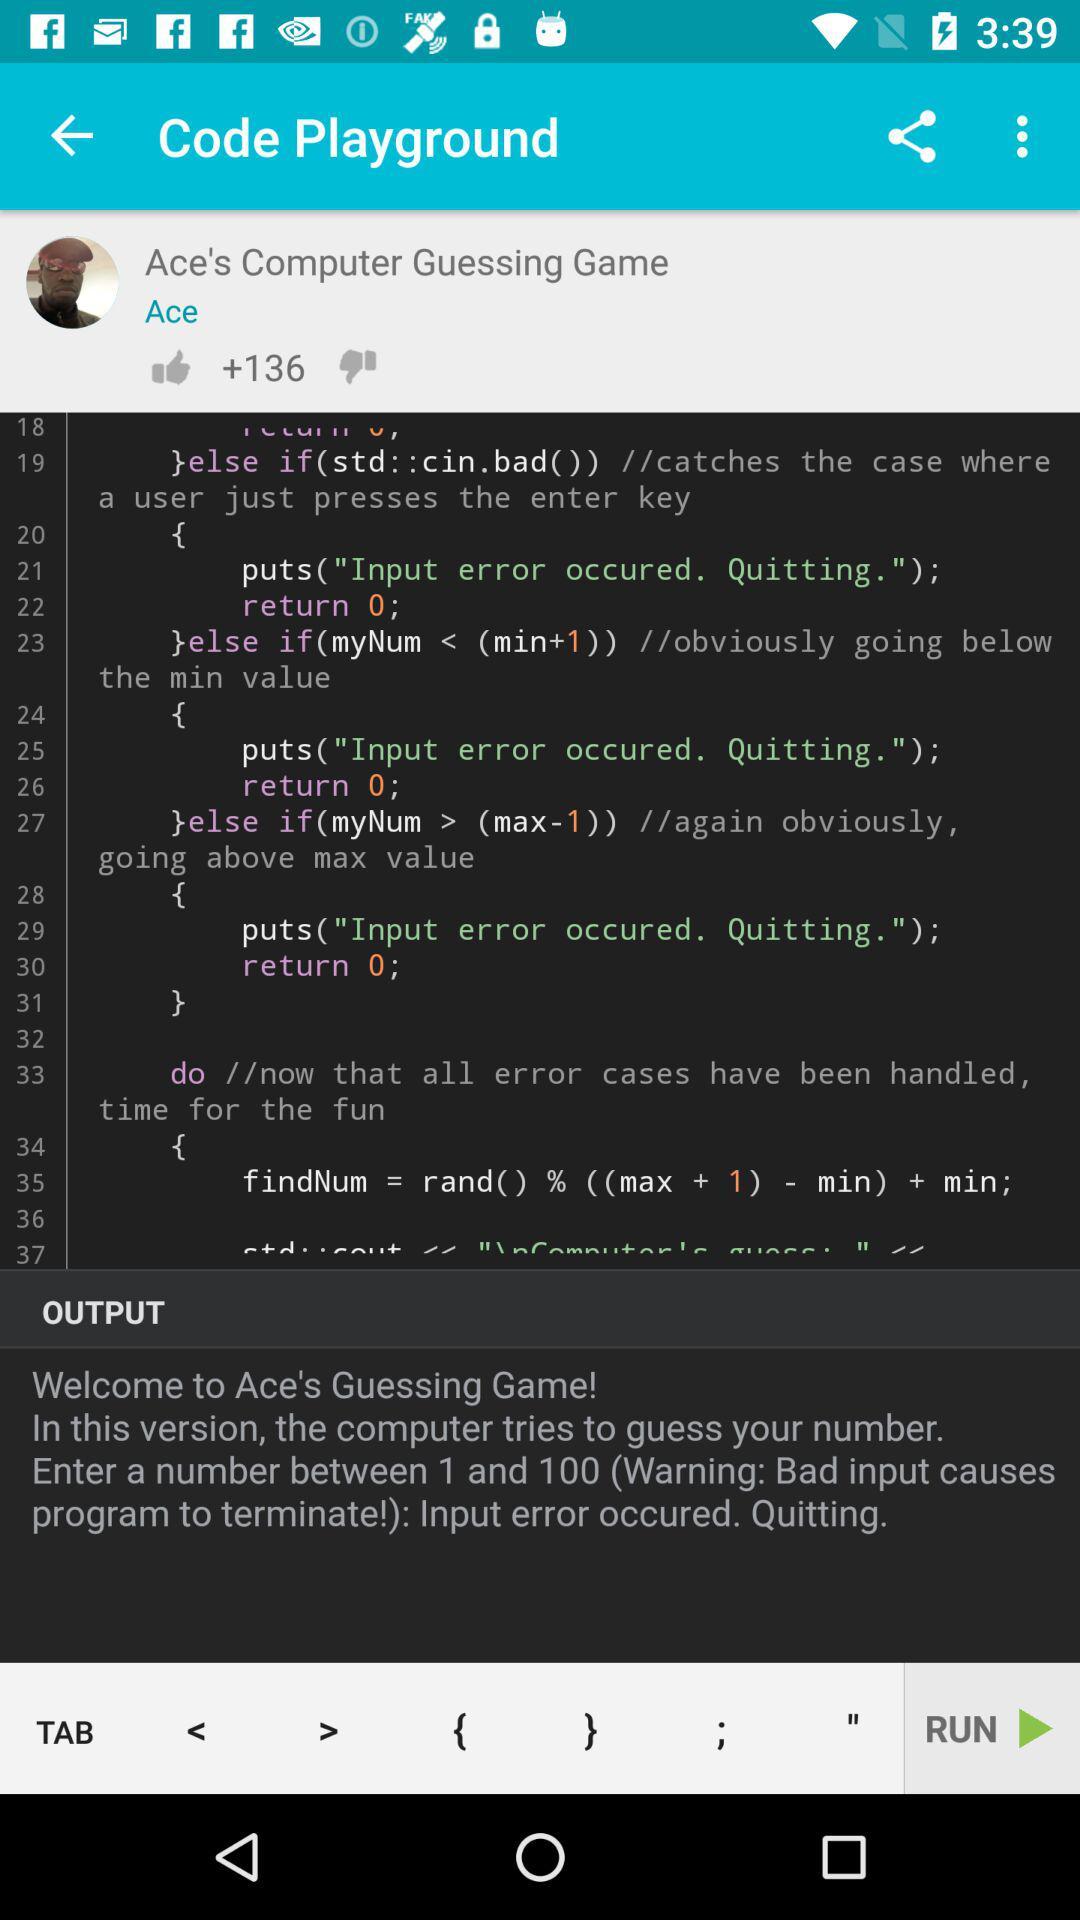 The image size is (1080, 1920). What do you see at coordinates (169, 366) in the screenshot?
I see `the item next to the +136` at bounding box center [169, 366].